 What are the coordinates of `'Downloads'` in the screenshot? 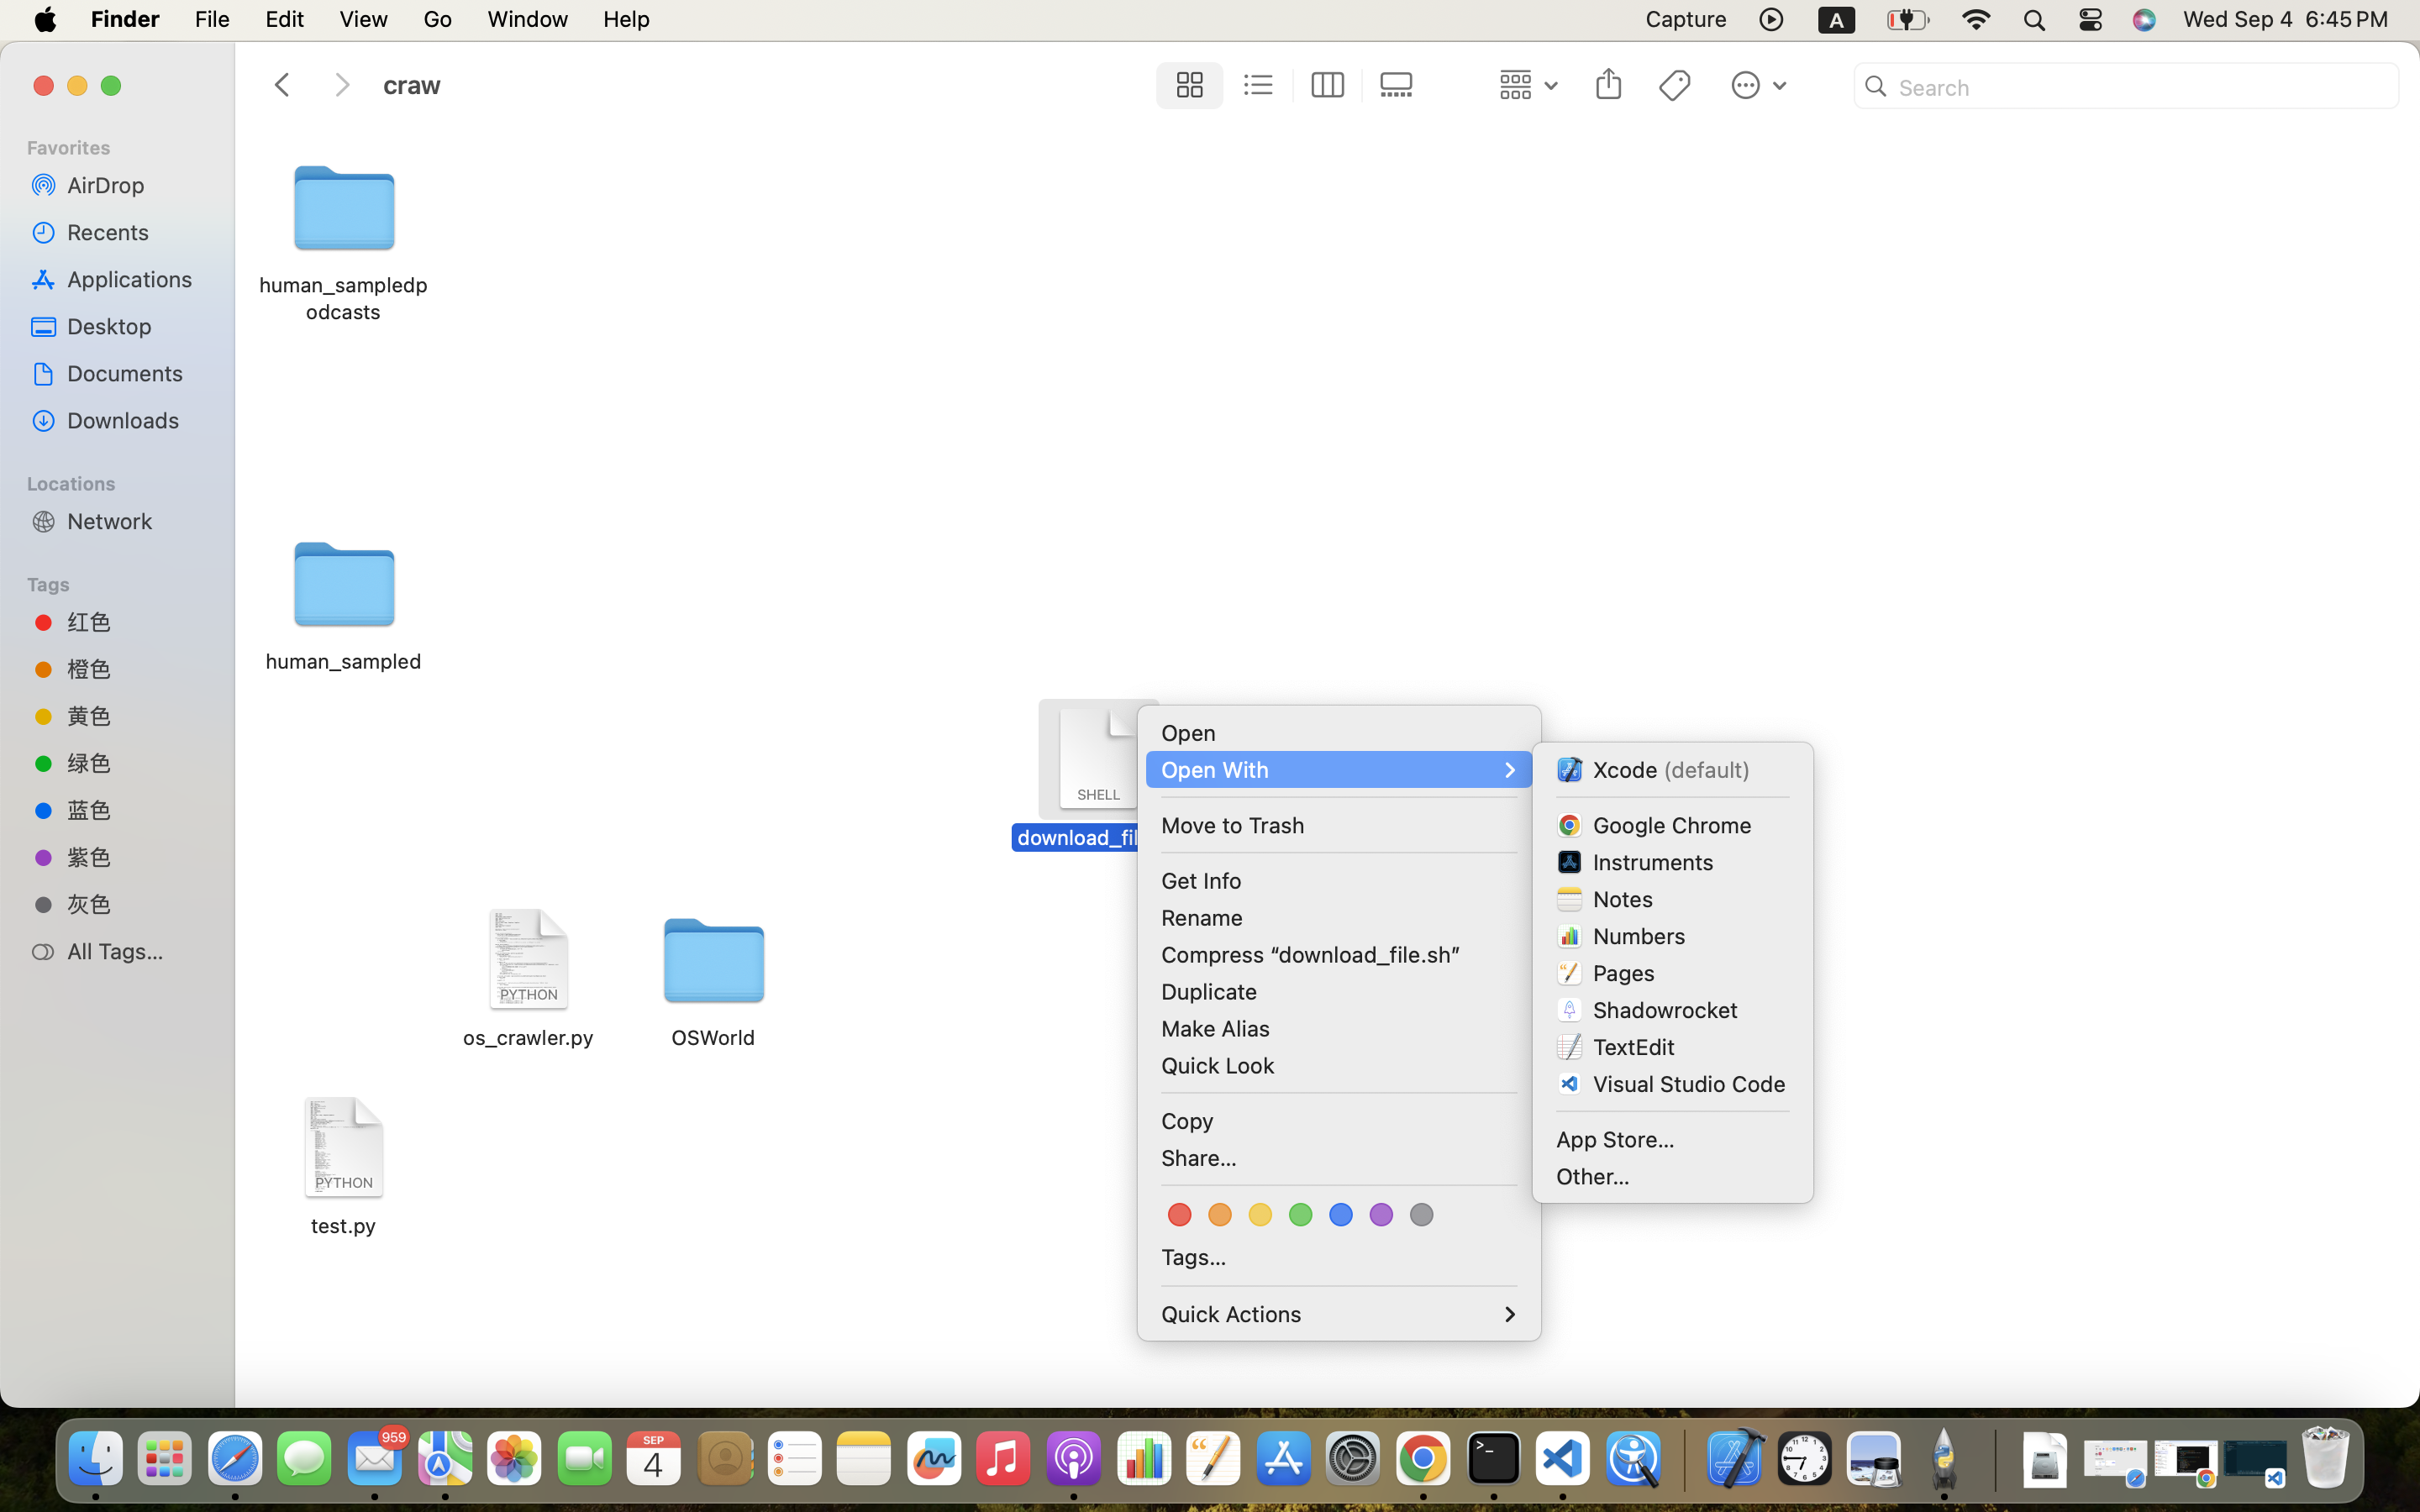 It's located at (134, 419).